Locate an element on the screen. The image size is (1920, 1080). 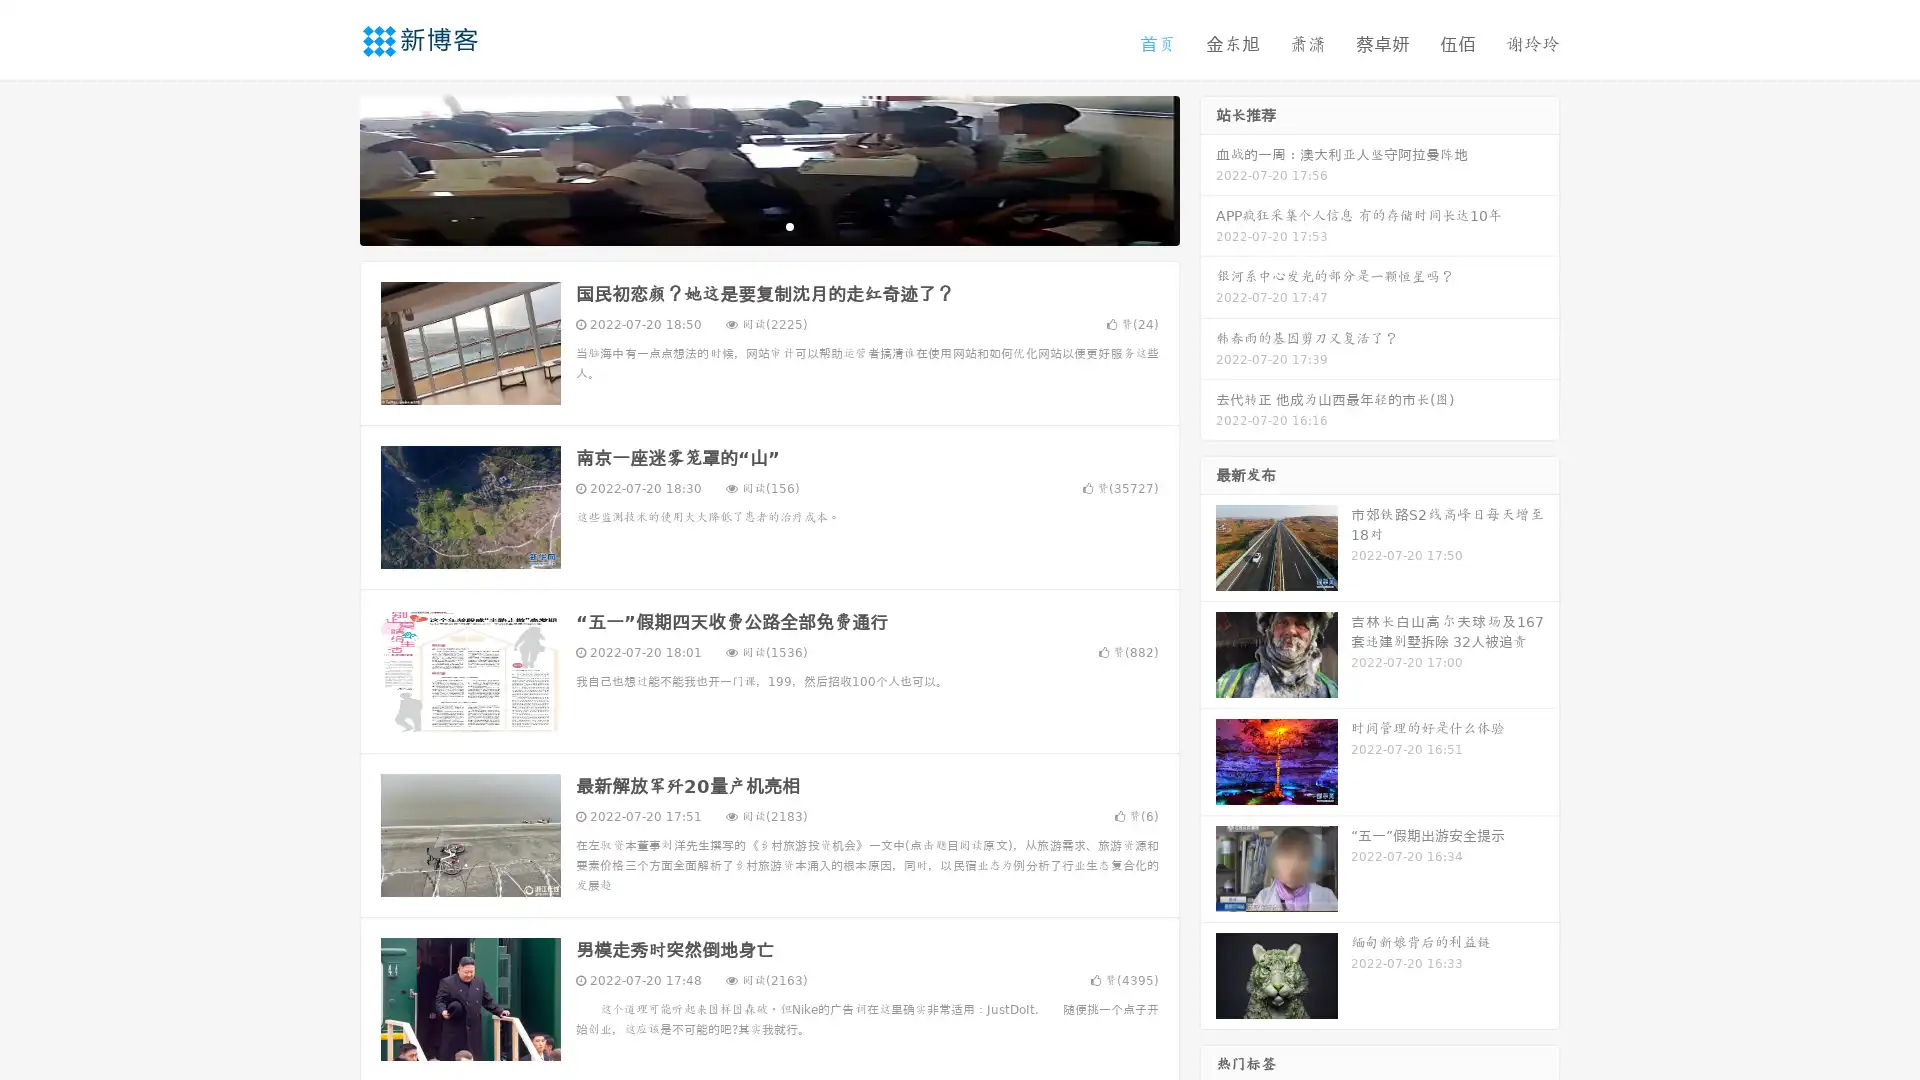
Go to slide 2 is located at coordinates (768, 225).